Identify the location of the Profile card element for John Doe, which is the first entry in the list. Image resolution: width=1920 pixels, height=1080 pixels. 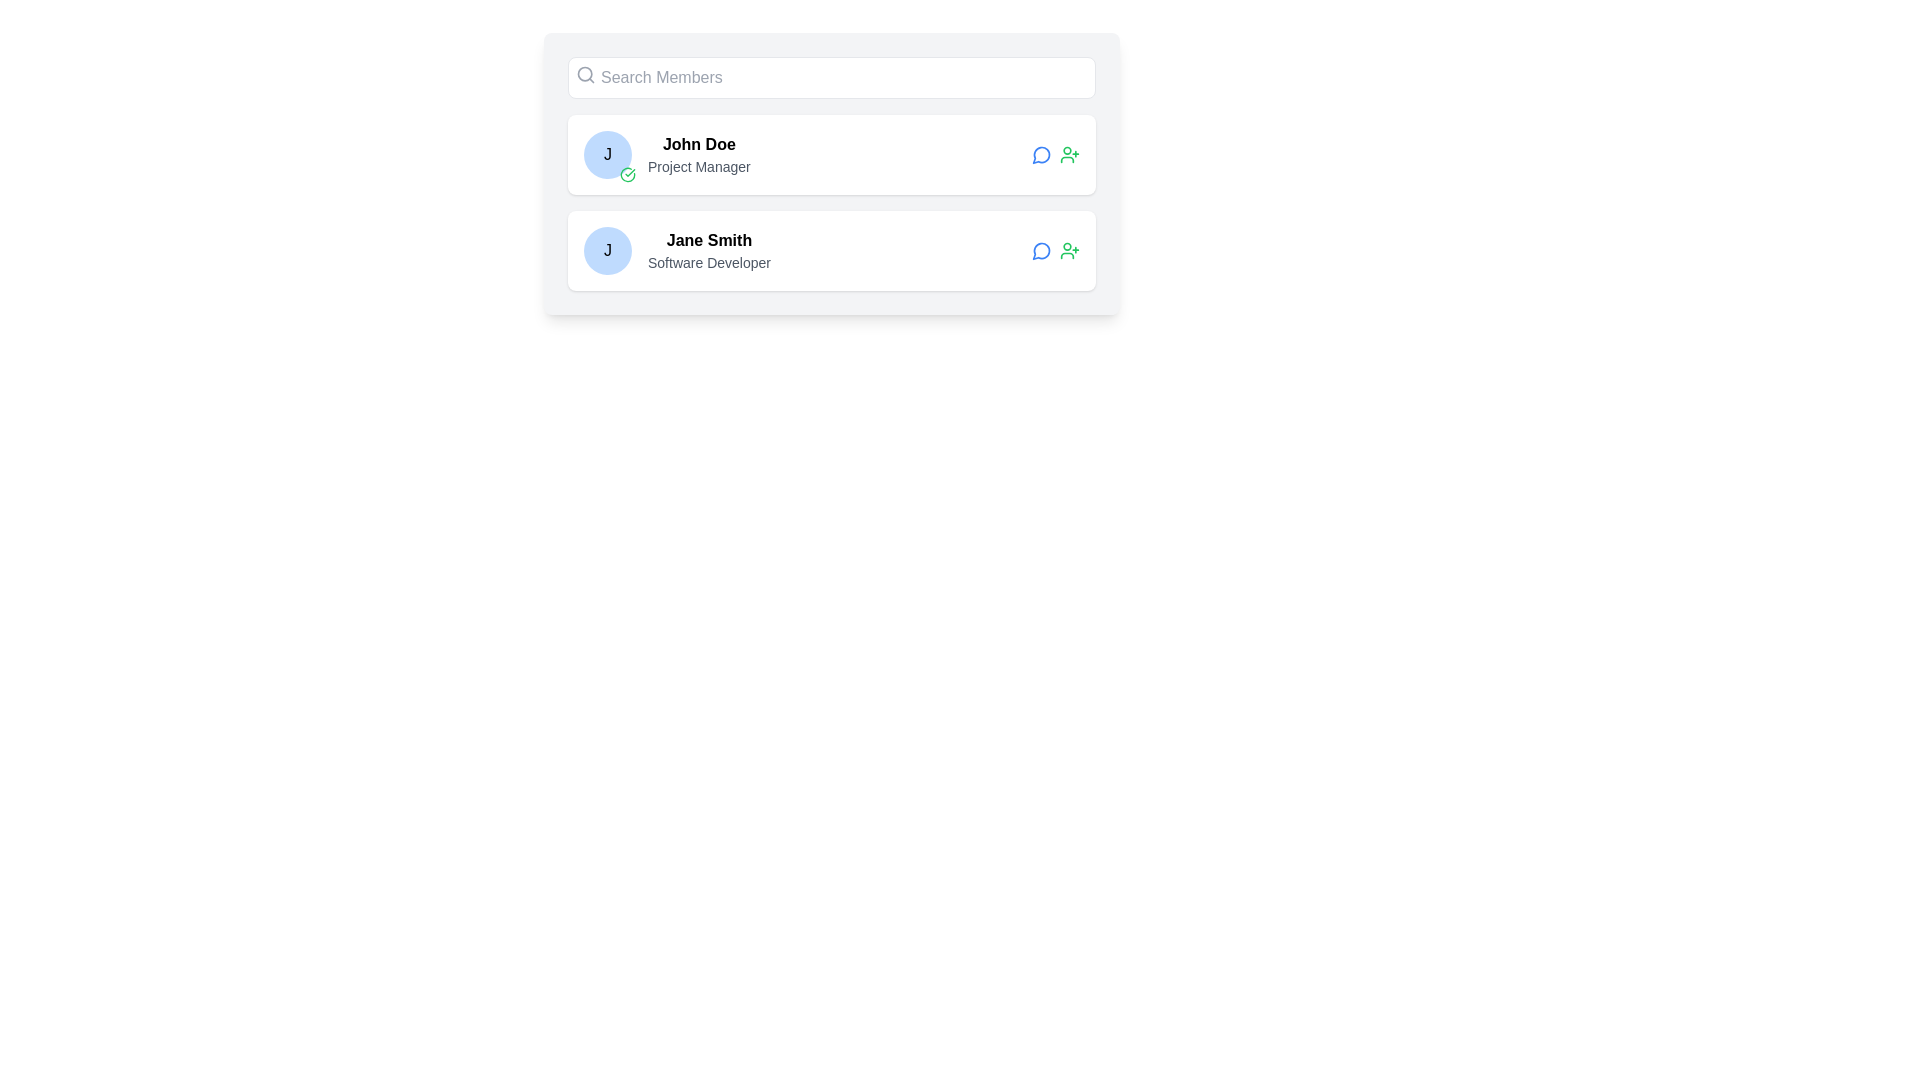
(831, 172).